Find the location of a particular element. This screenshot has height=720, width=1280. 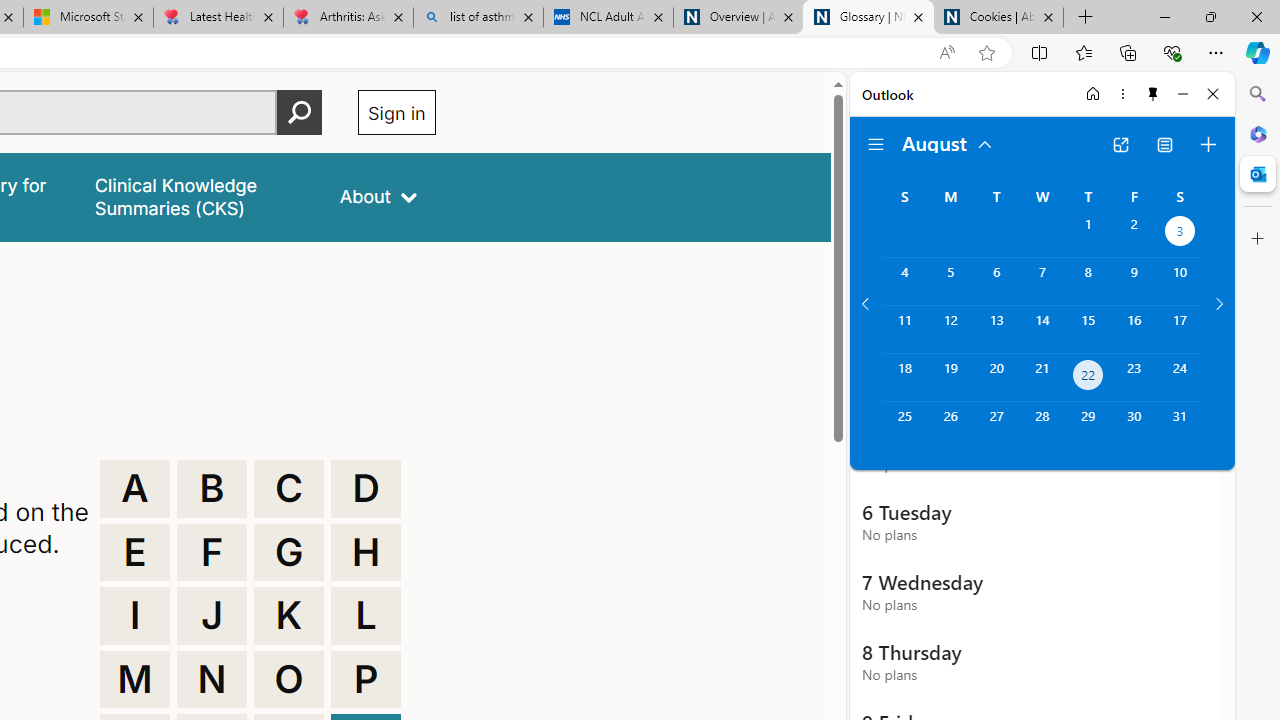

'C' is located at coordinates (288, 488).